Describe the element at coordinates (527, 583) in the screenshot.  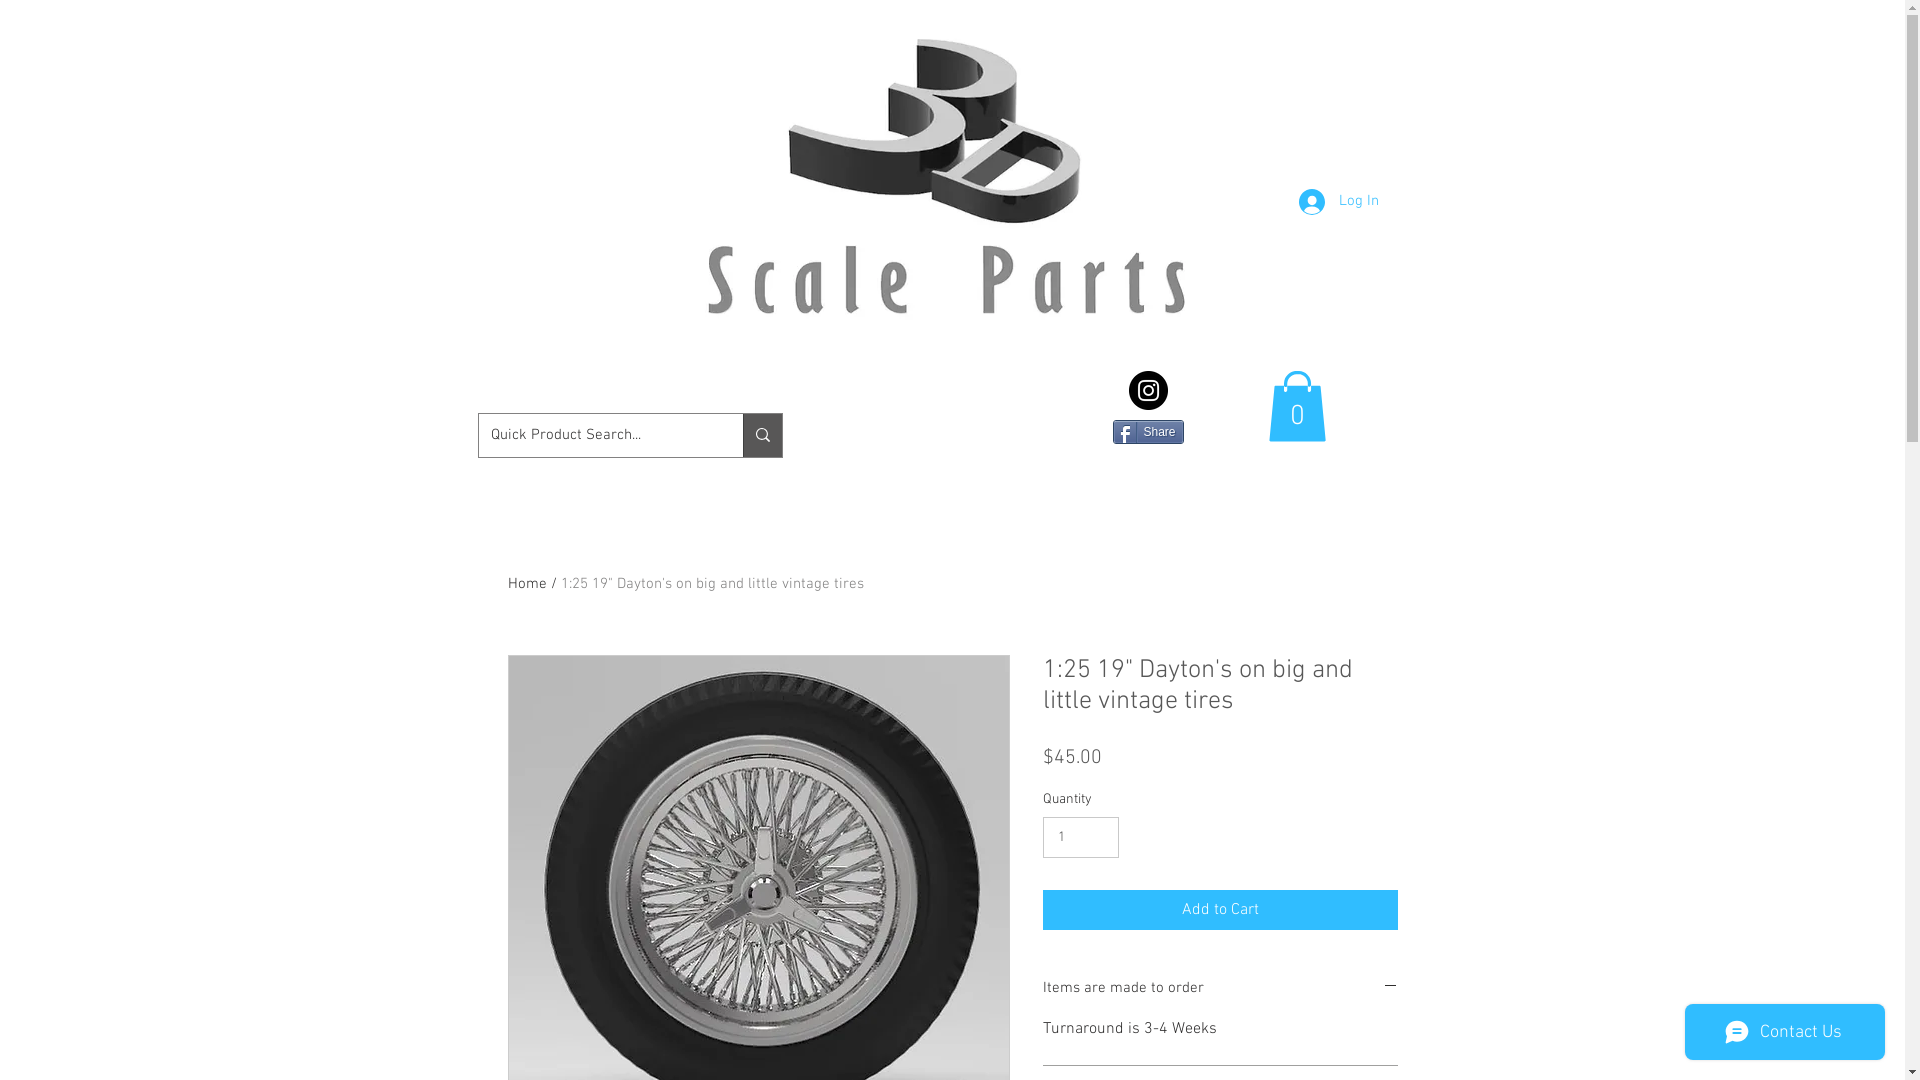
I see `'Home'` at that location.